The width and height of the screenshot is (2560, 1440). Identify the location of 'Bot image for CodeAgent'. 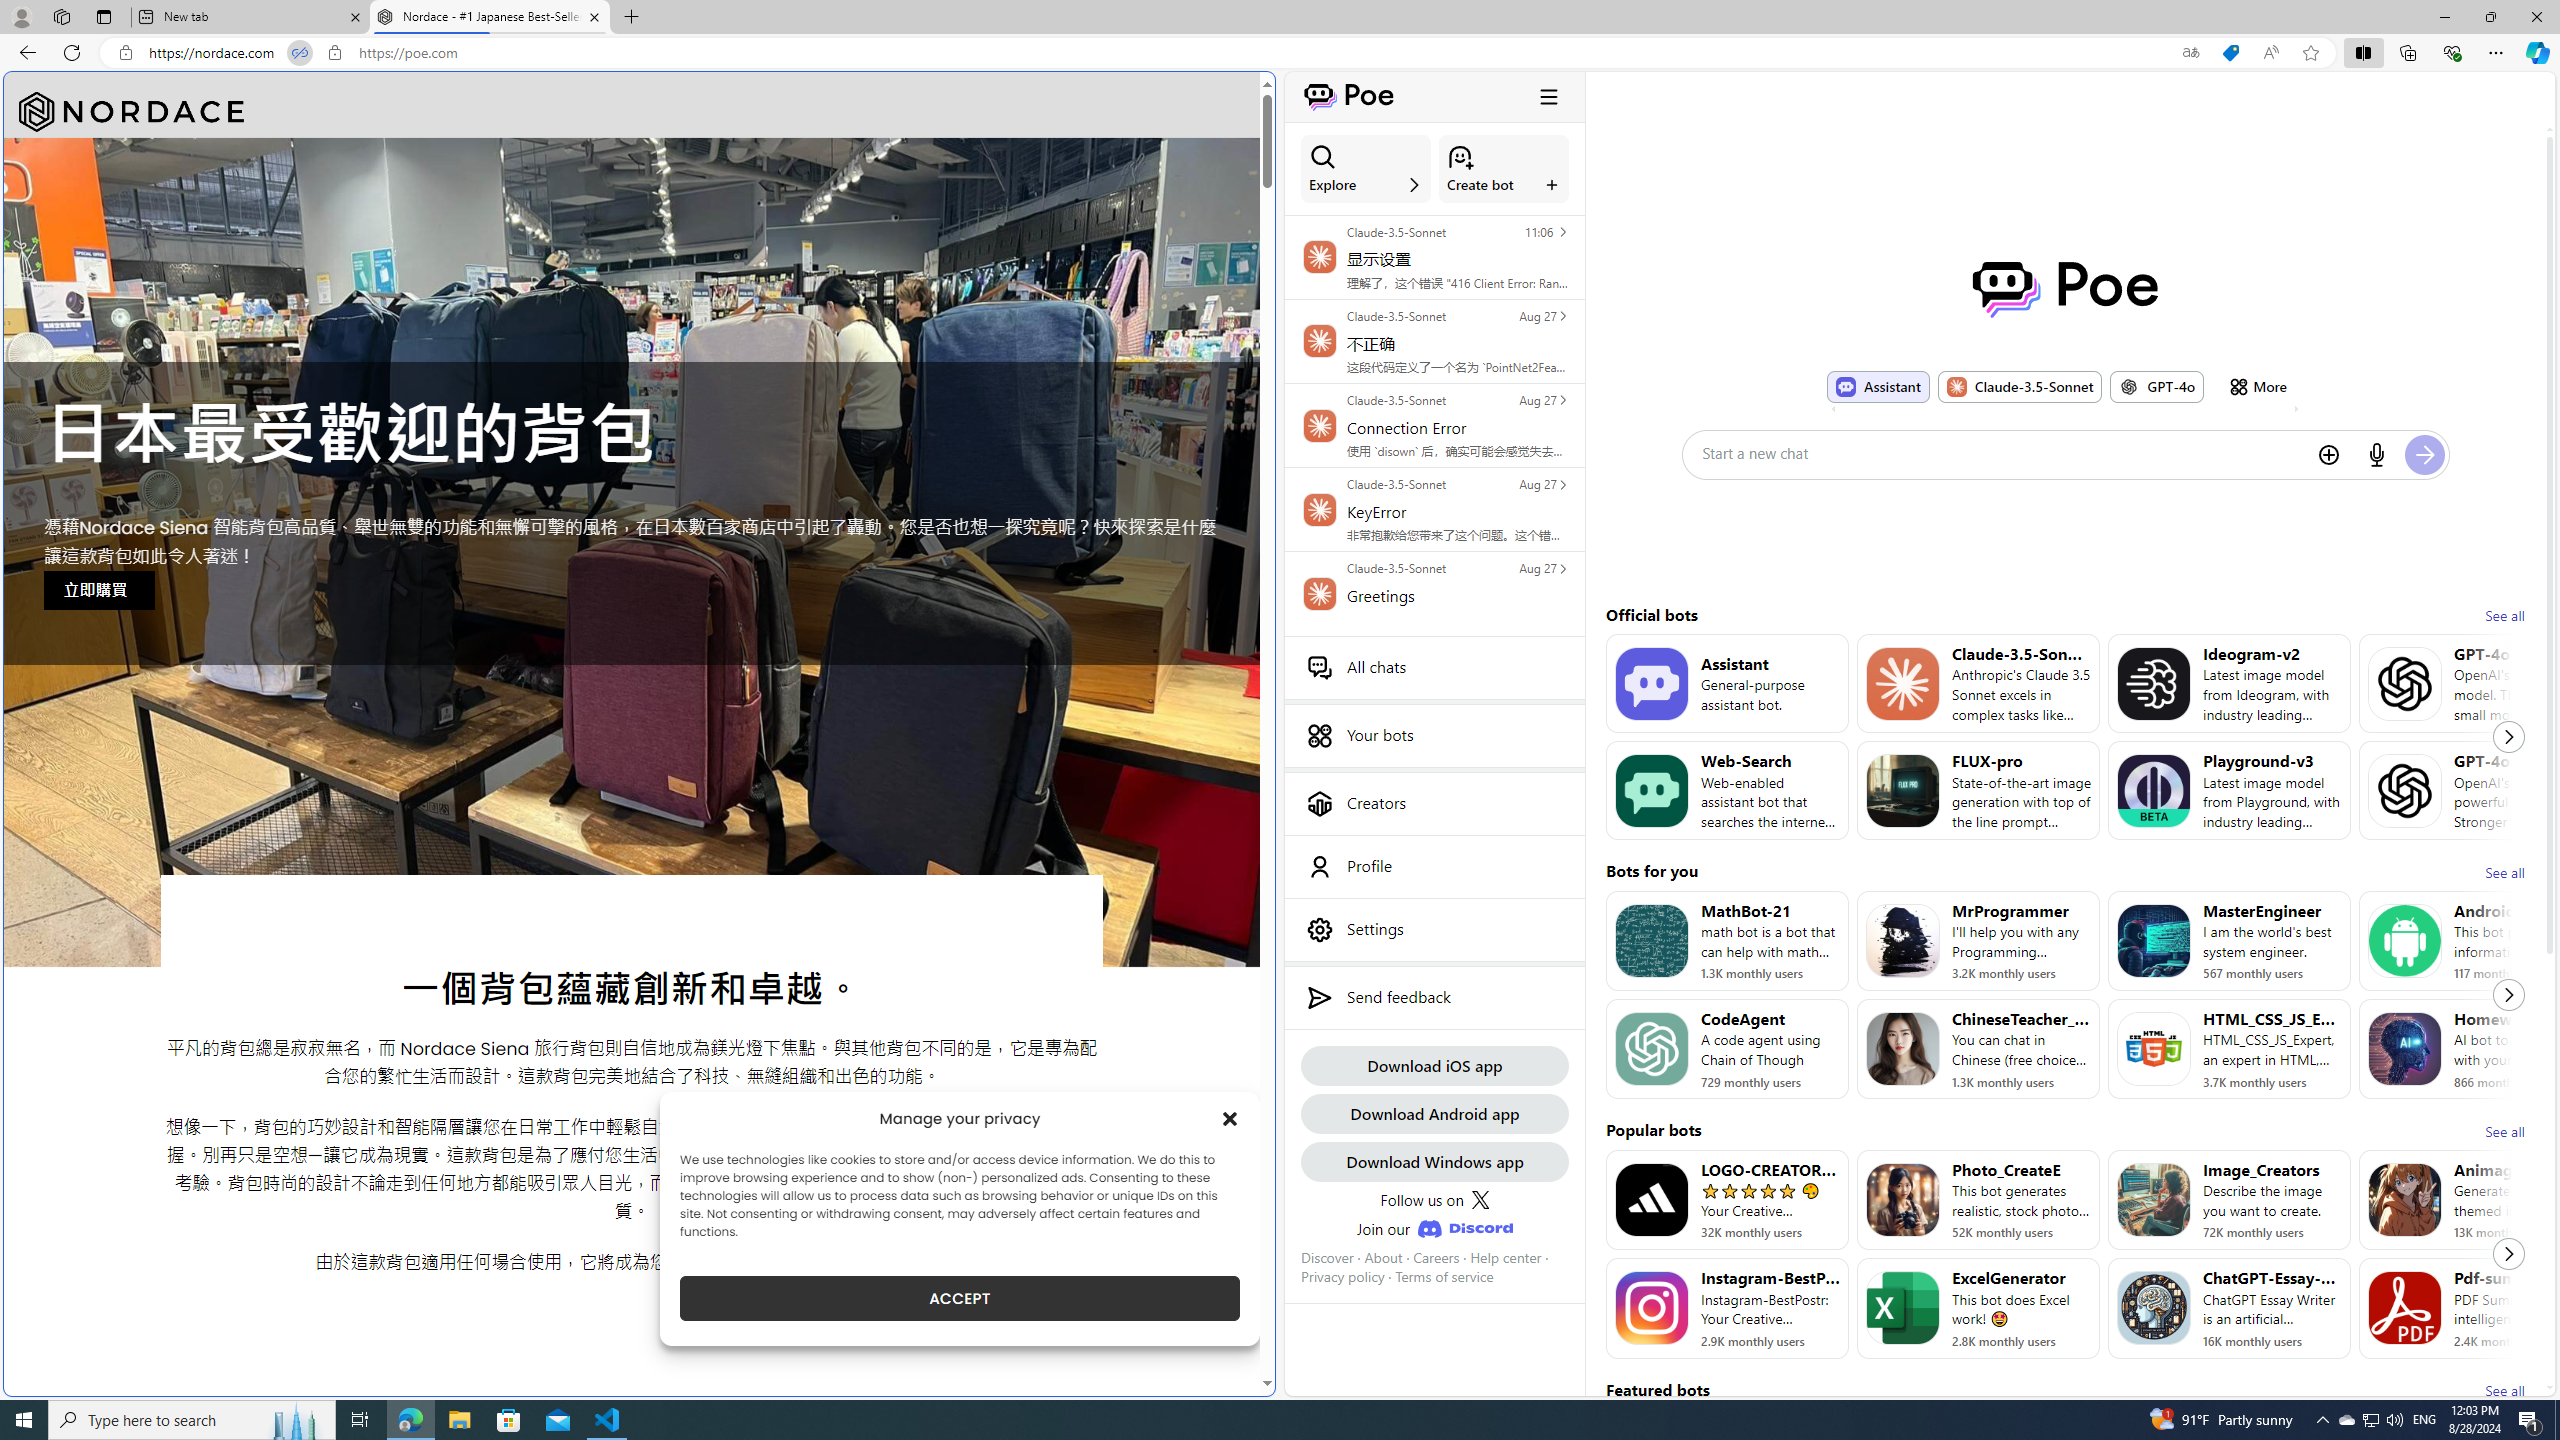
(1650, 1049).